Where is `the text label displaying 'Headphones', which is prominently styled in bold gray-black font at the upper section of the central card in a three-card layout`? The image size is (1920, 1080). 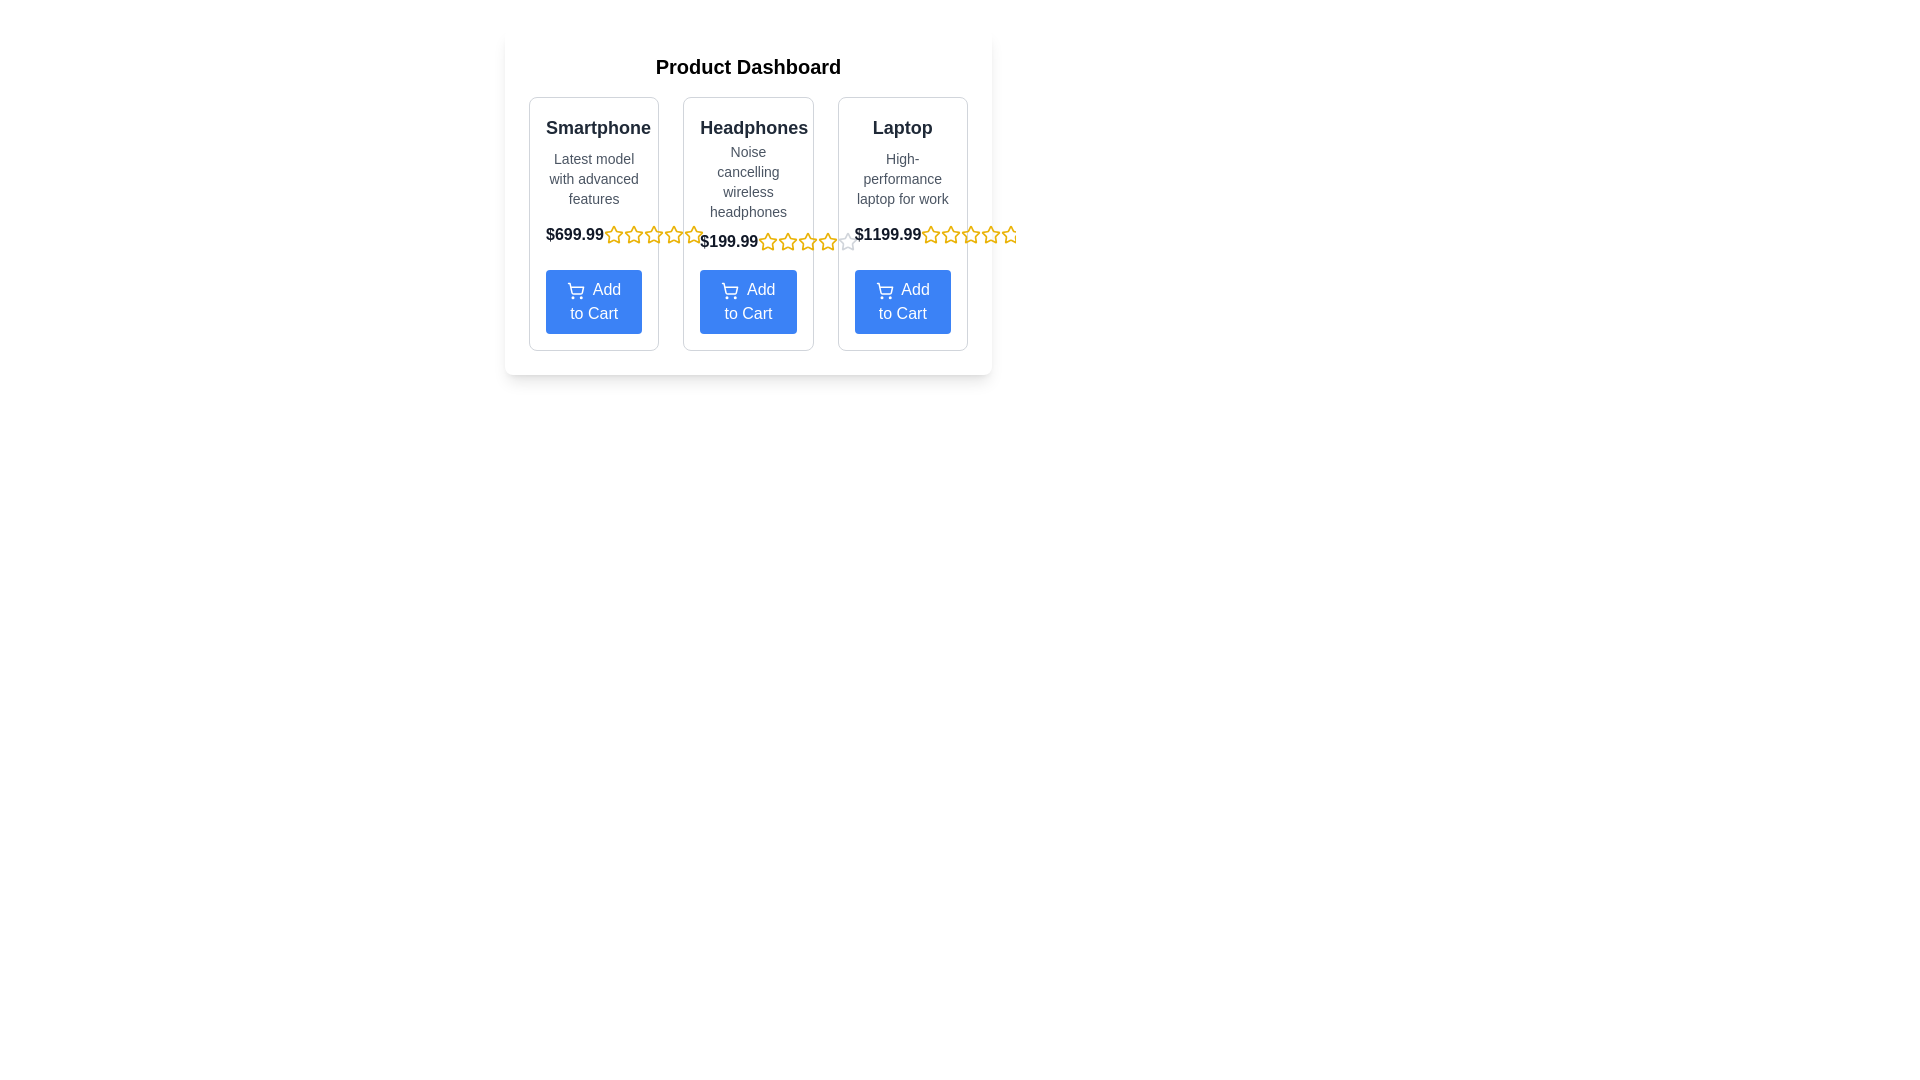
the text label displaying 'Headphones', which is prominently styled in bold gray-black font at the upper section of the central card in a three-card layout is located at coordinates (747, 127).